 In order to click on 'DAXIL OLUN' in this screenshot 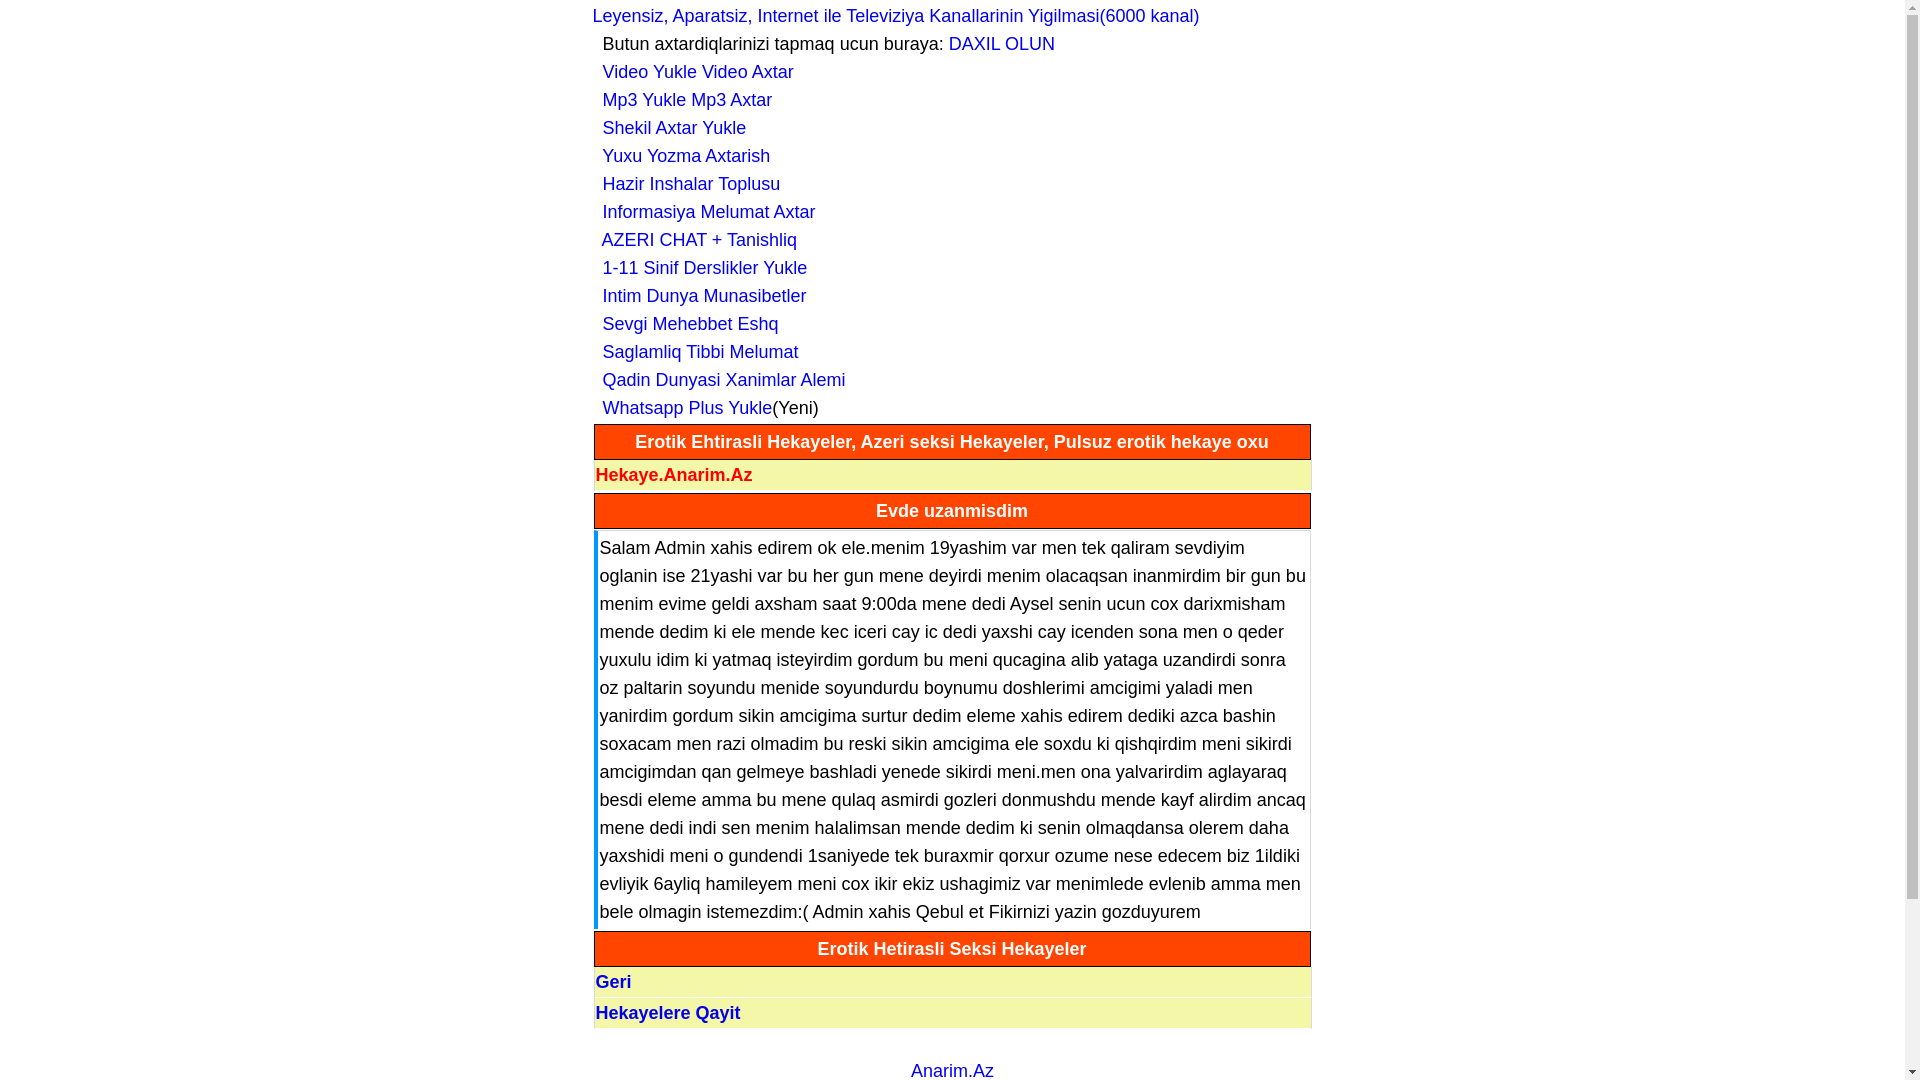, I will do `click(1002, 43)`.